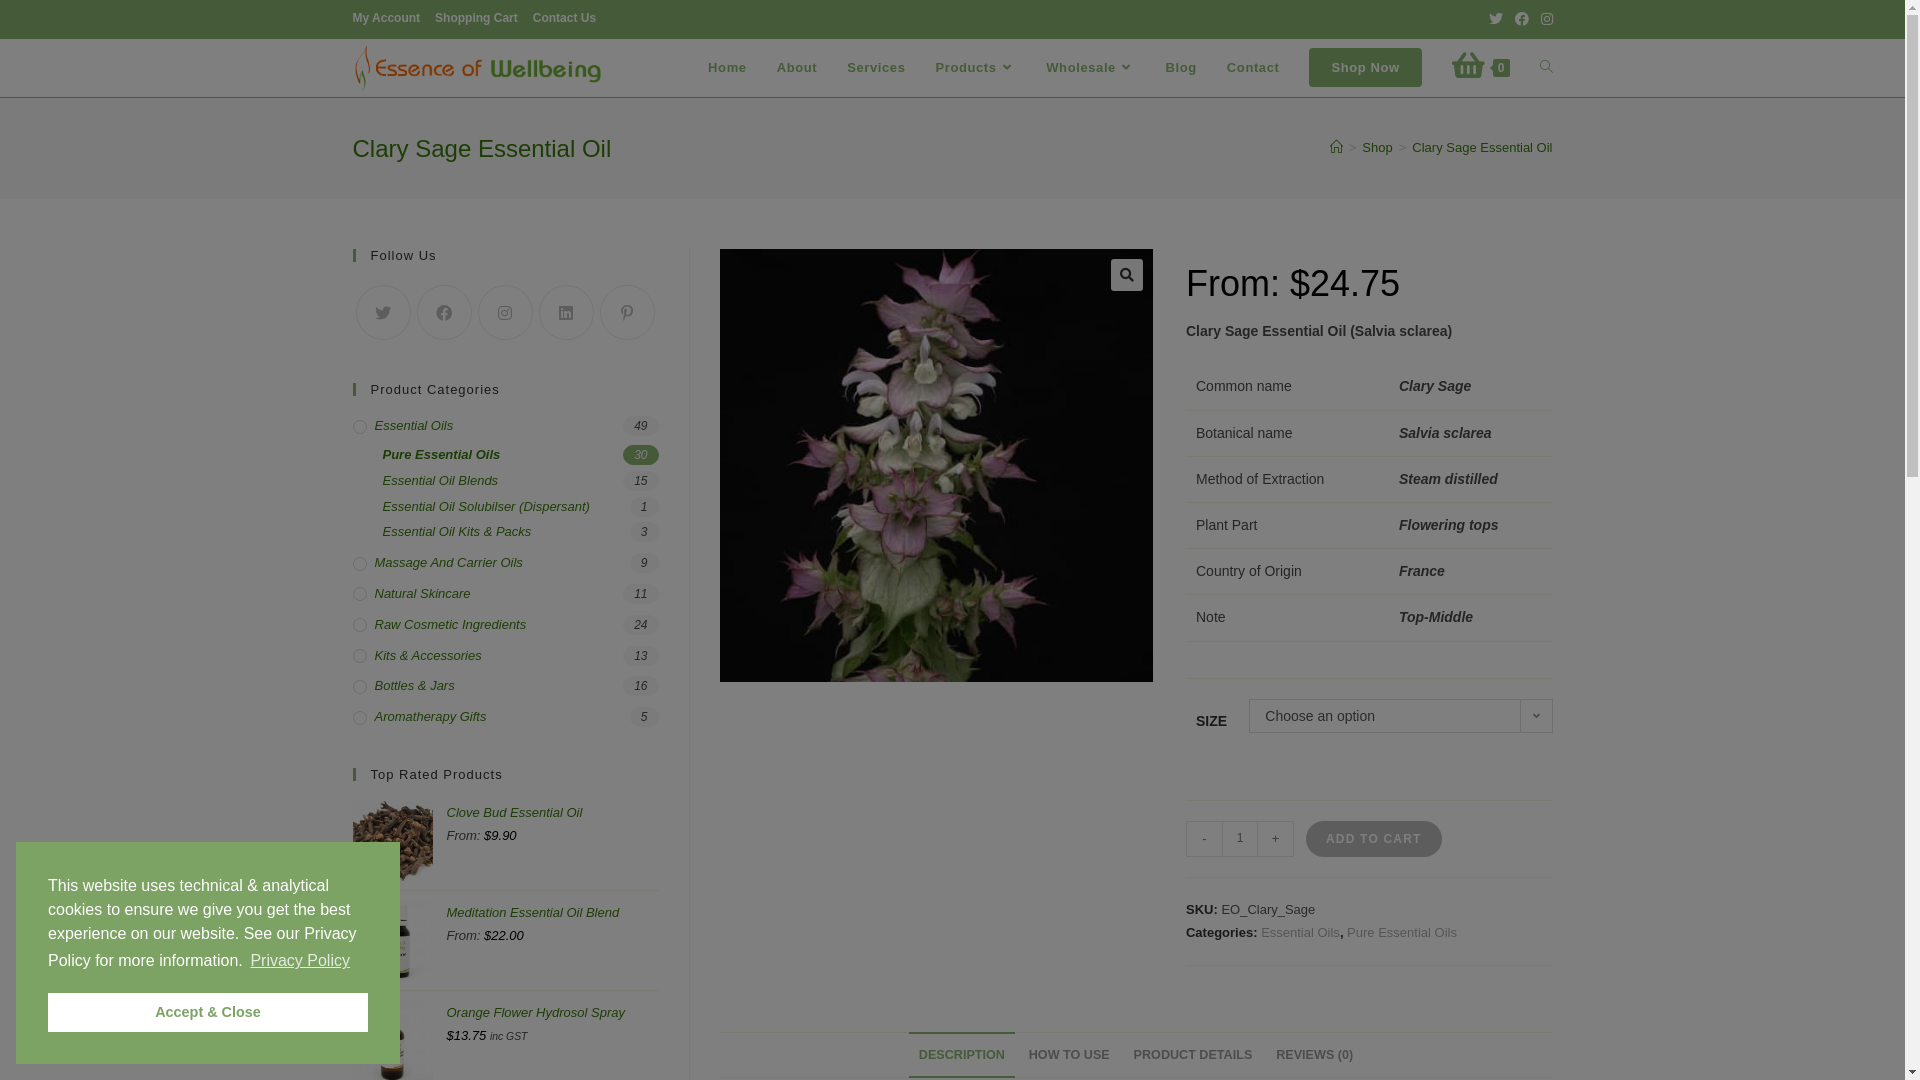 The width and height of the screenshot is (1920, 1080). What do you see at coordinates (961, 1054) in the screenshot?
I see `'DESCRIPTION'` at bounding box center [961, 1054].